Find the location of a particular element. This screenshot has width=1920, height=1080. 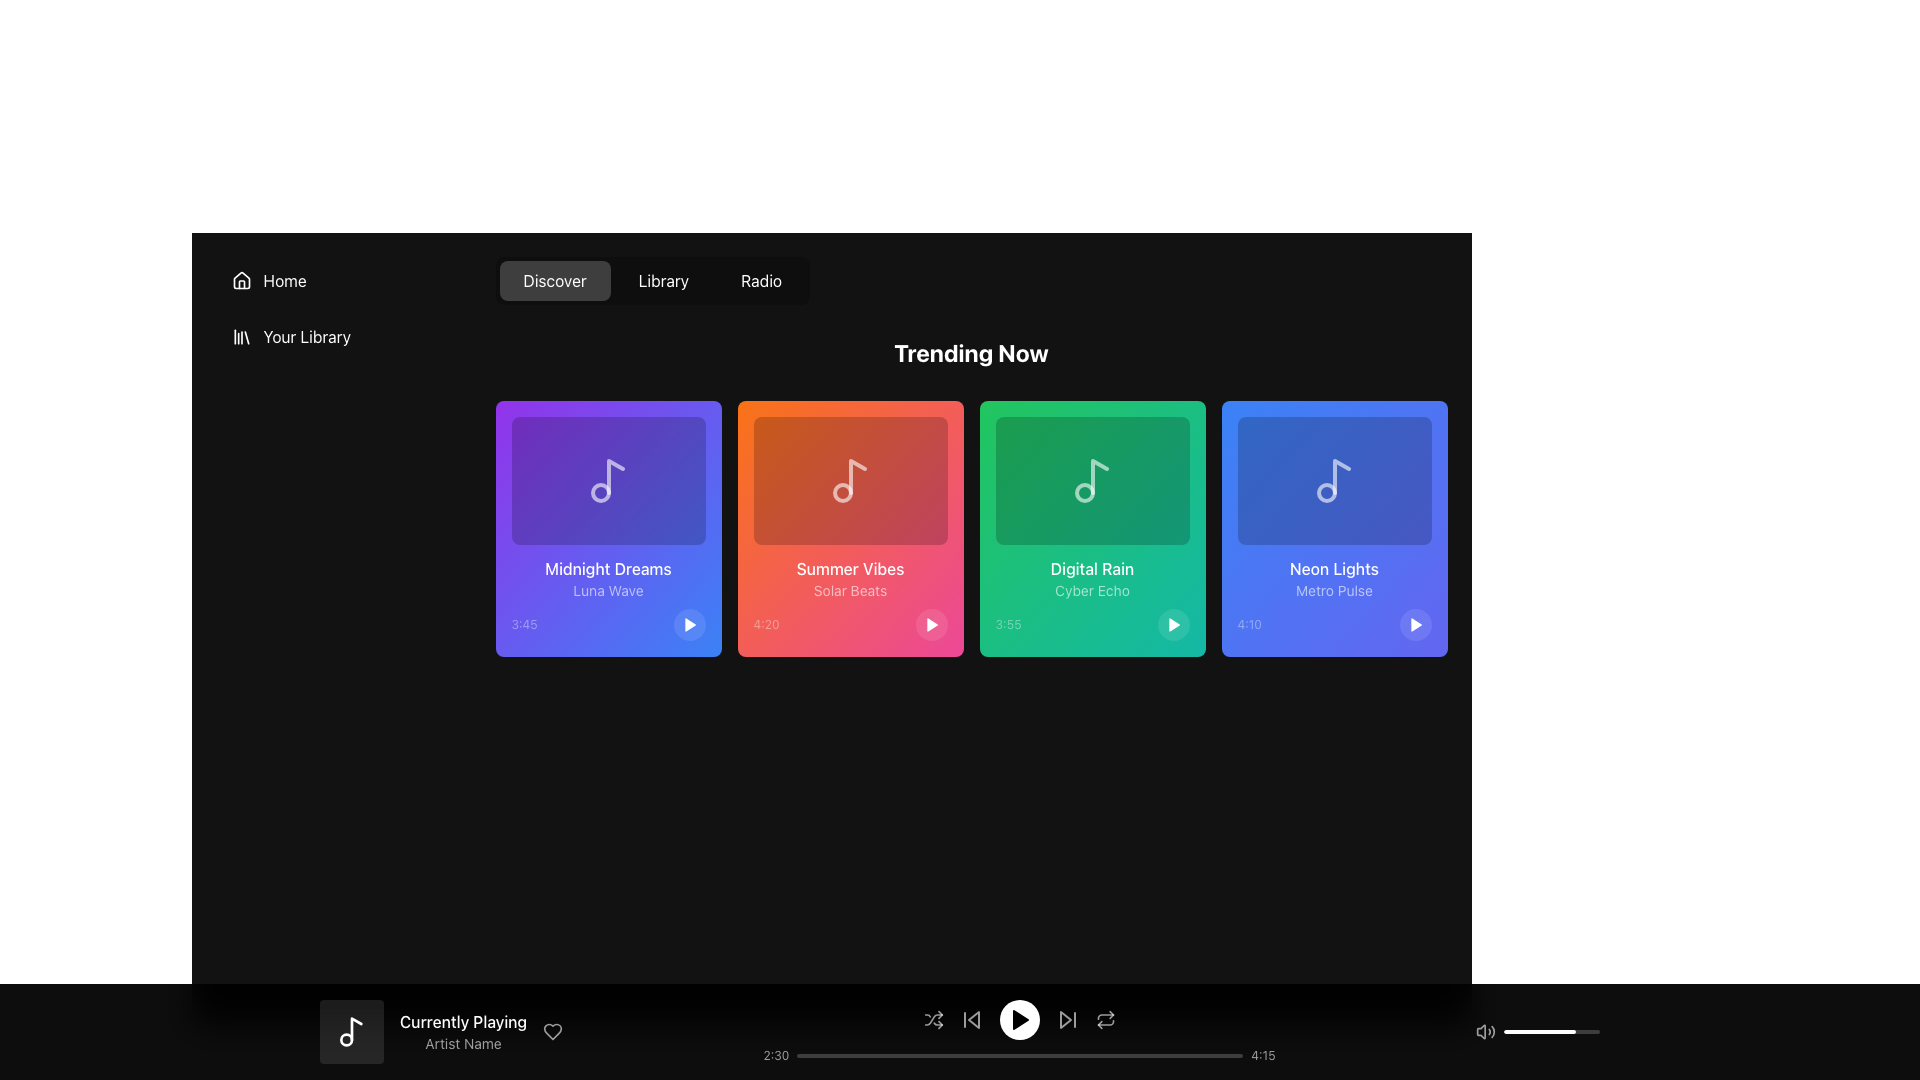

the play icon, which is a triangle pointing to the right, located in the bottom-right corner of the blue song card labeled 'Neon Lights' by 'Metro Pulse' in the 'Trending Now' section, to begin playback is located at coordinates (1414, 623).